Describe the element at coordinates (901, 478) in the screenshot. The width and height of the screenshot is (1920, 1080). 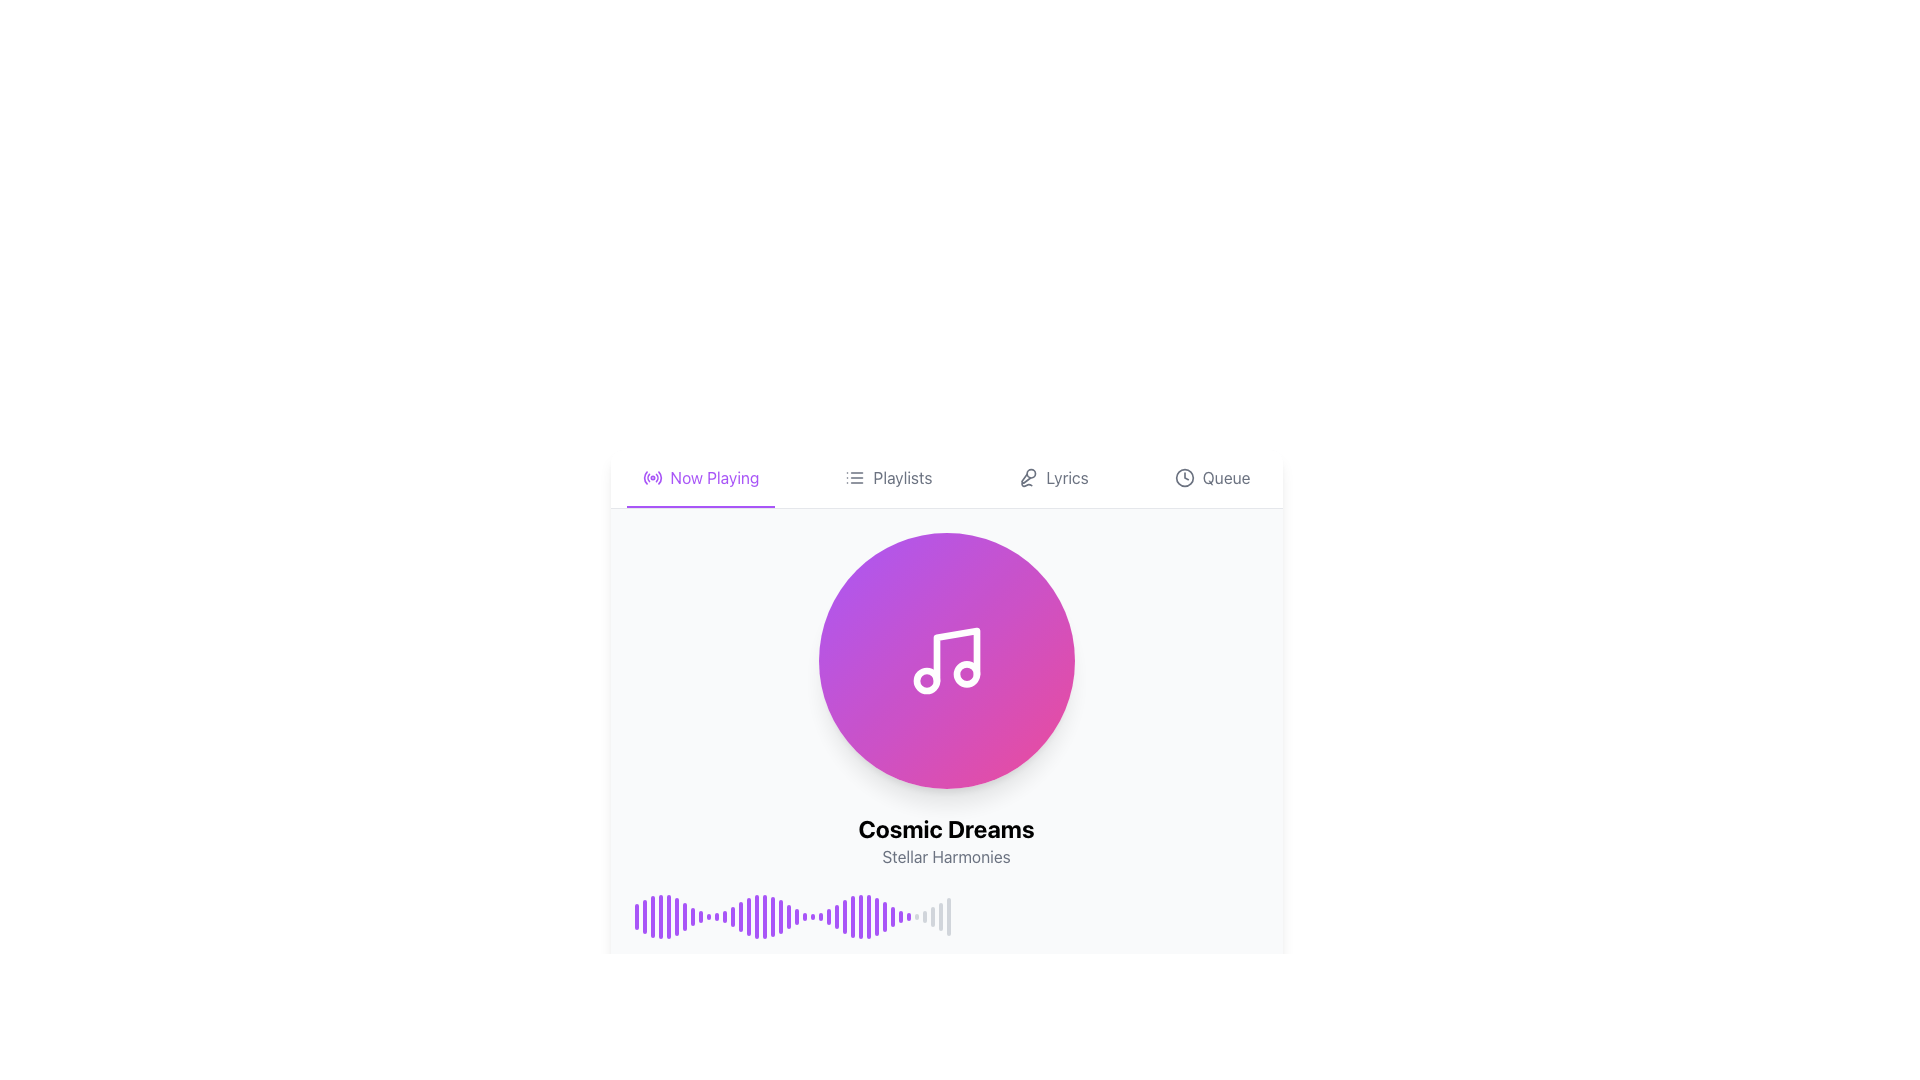
I see `the static text label indicating navigation to playlists, located to the right of the list icon in the navigation bar` at that location.